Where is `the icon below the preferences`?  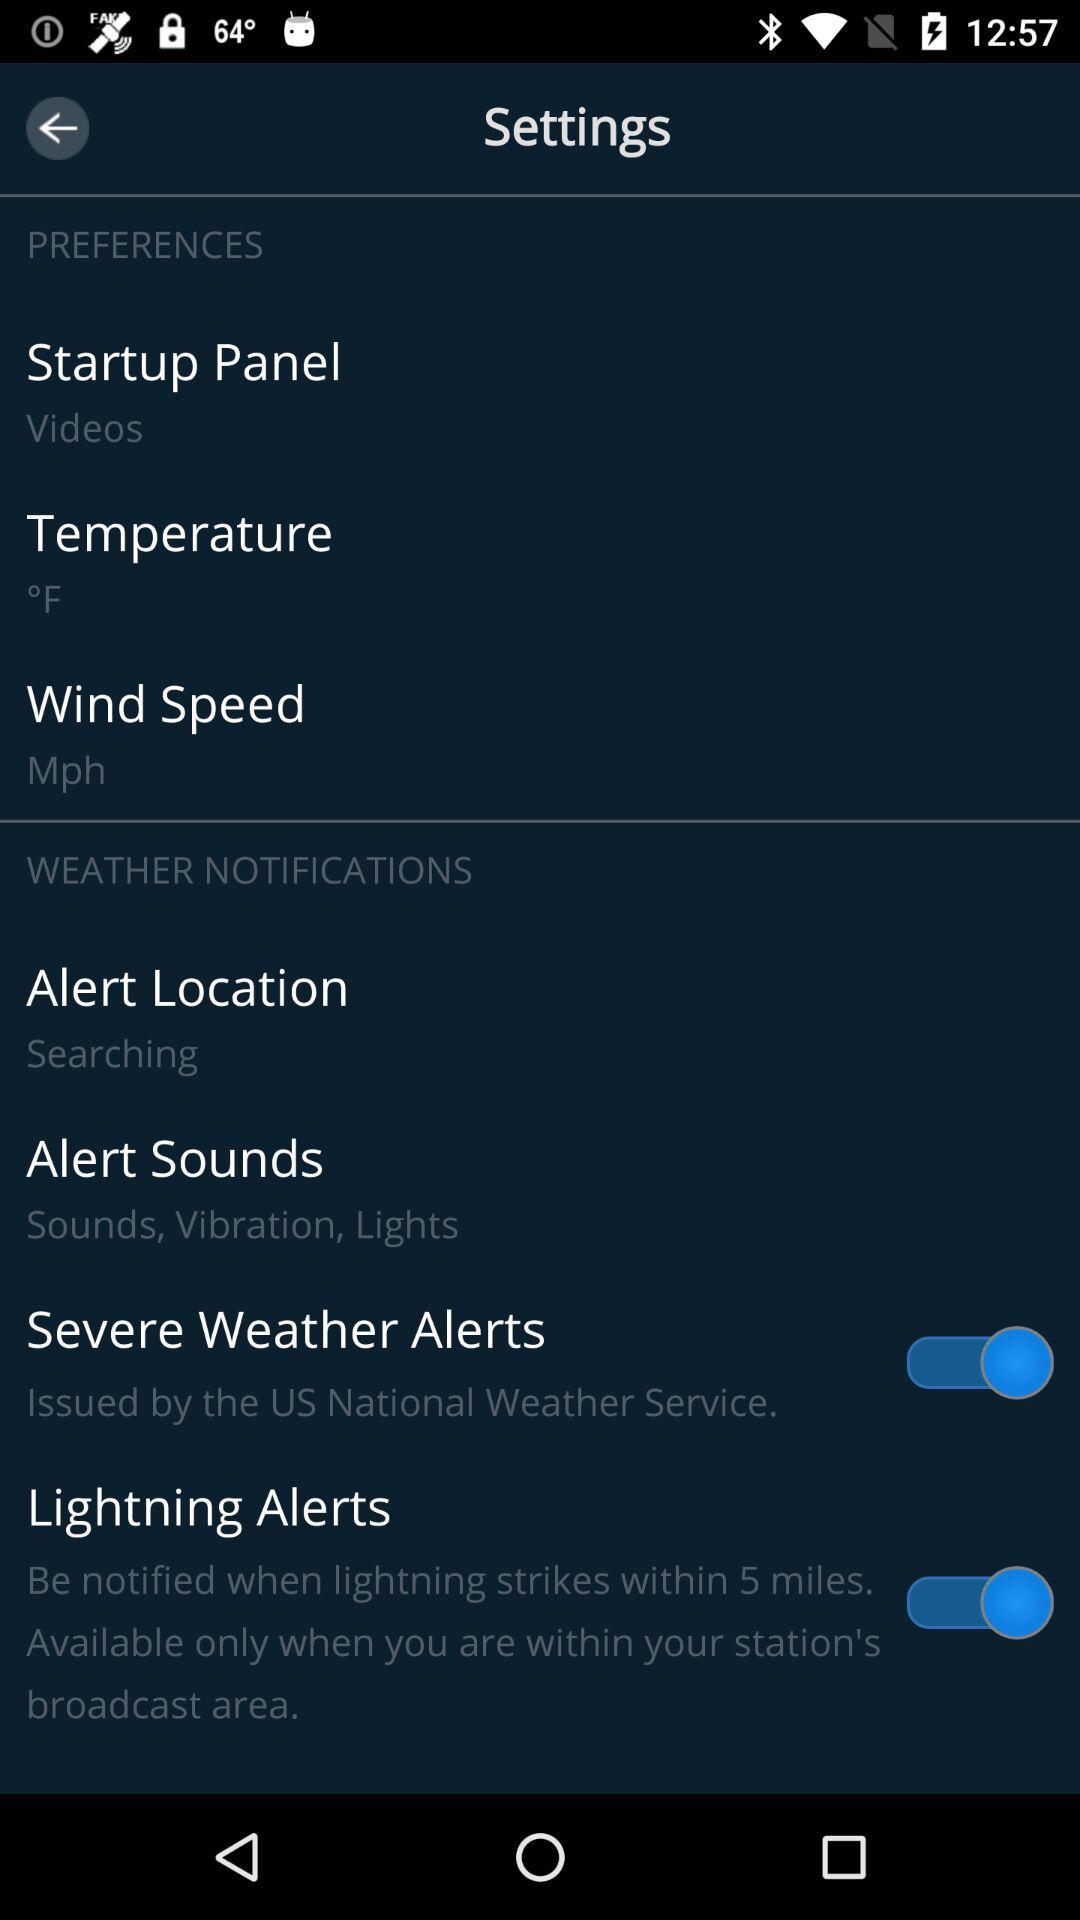
the icon below the preferences is located at coordinates (540, 392).